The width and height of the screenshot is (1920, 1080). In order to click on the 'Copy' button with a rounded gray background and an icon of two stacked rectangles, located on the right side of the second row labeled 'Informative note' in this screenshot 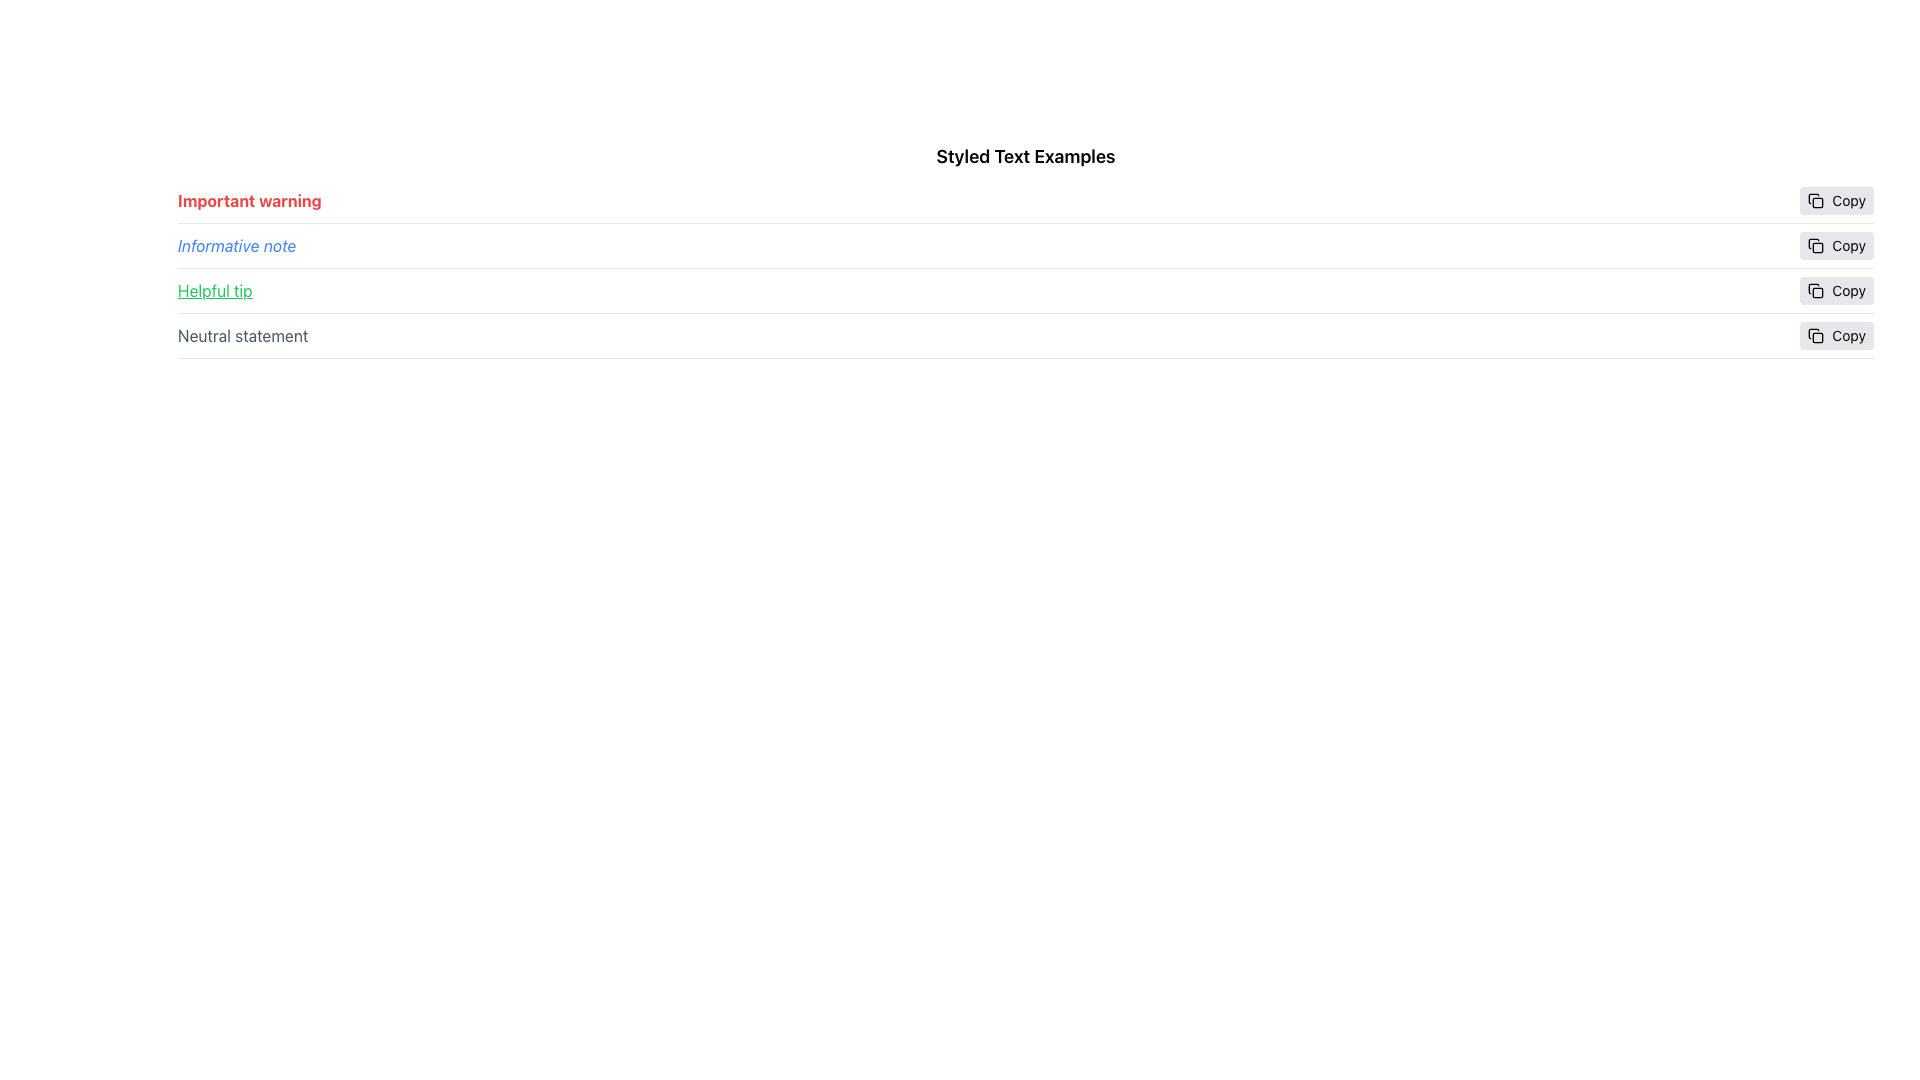, I will do `click(1837, 245)`.